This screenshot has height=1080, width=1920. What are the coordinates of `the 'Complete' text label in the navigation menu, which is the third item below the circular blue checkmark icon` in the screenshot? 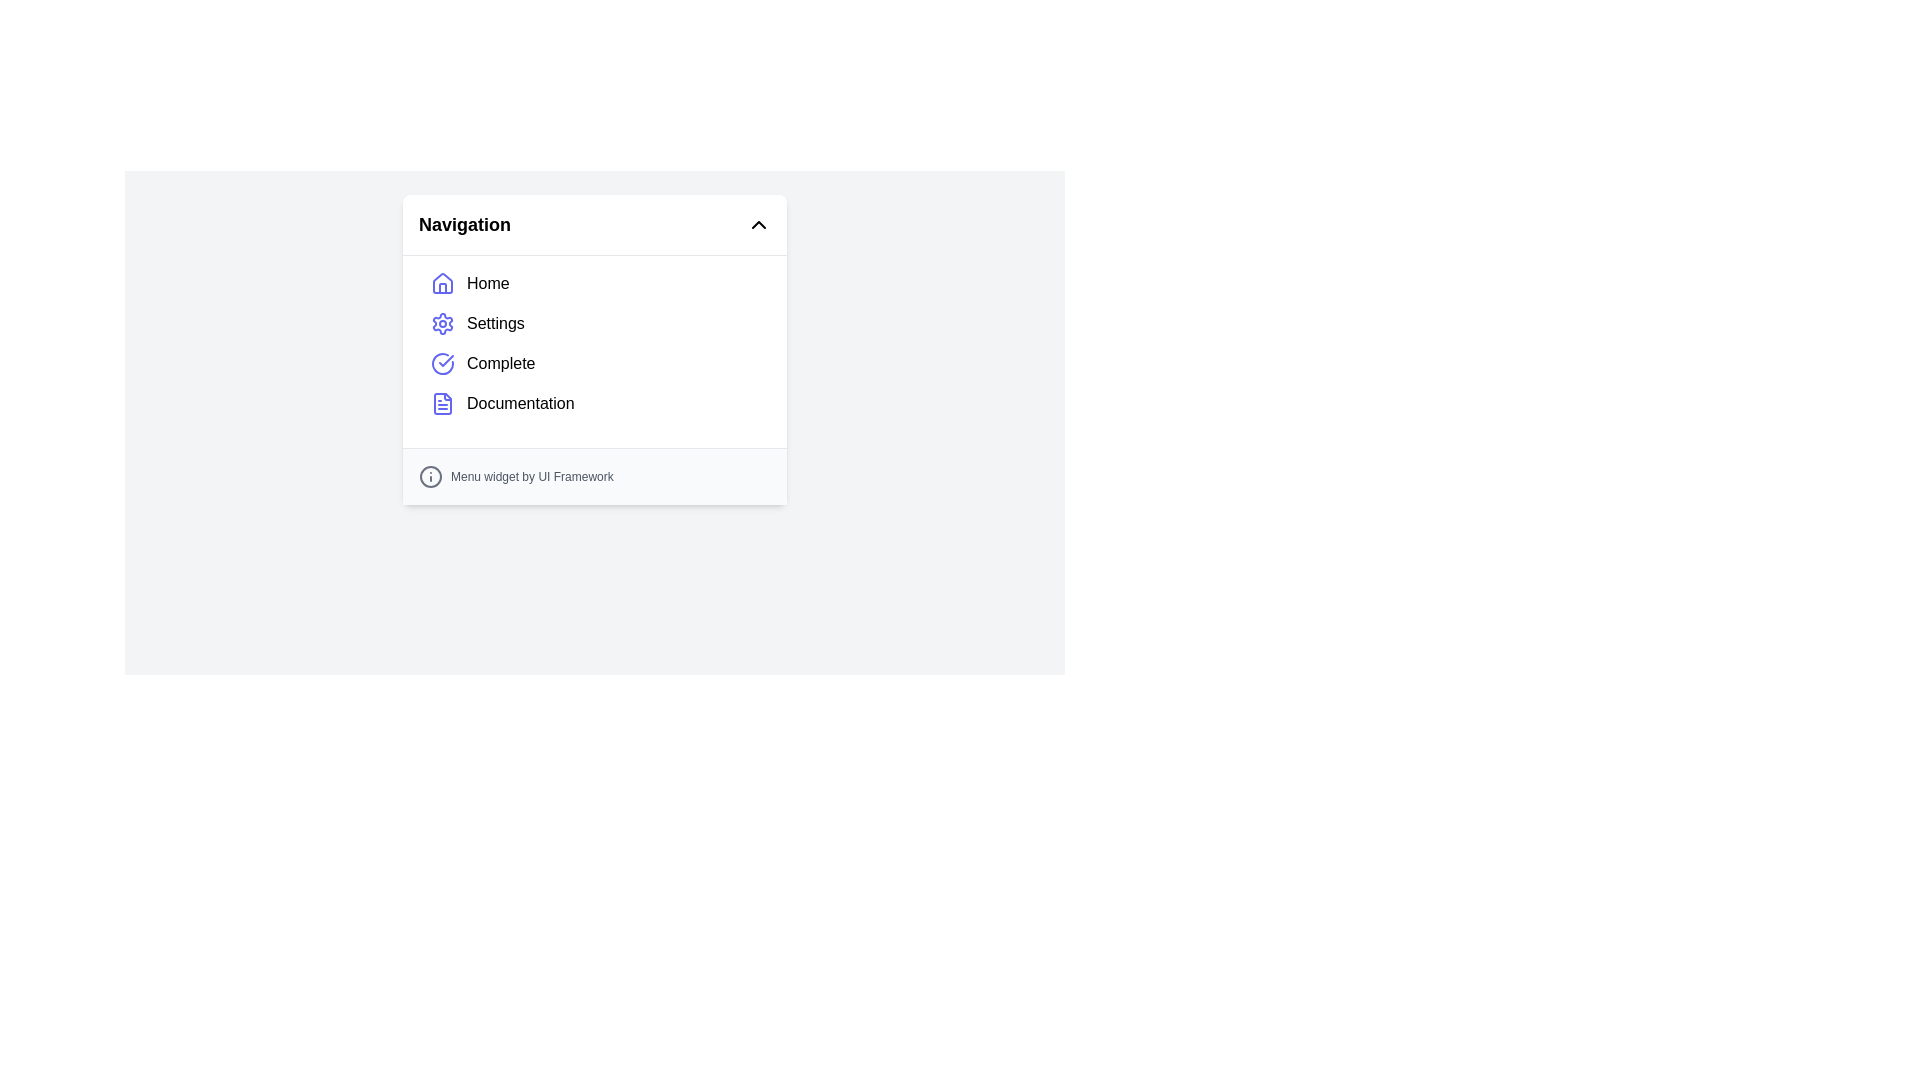 It's located at (501, 363).